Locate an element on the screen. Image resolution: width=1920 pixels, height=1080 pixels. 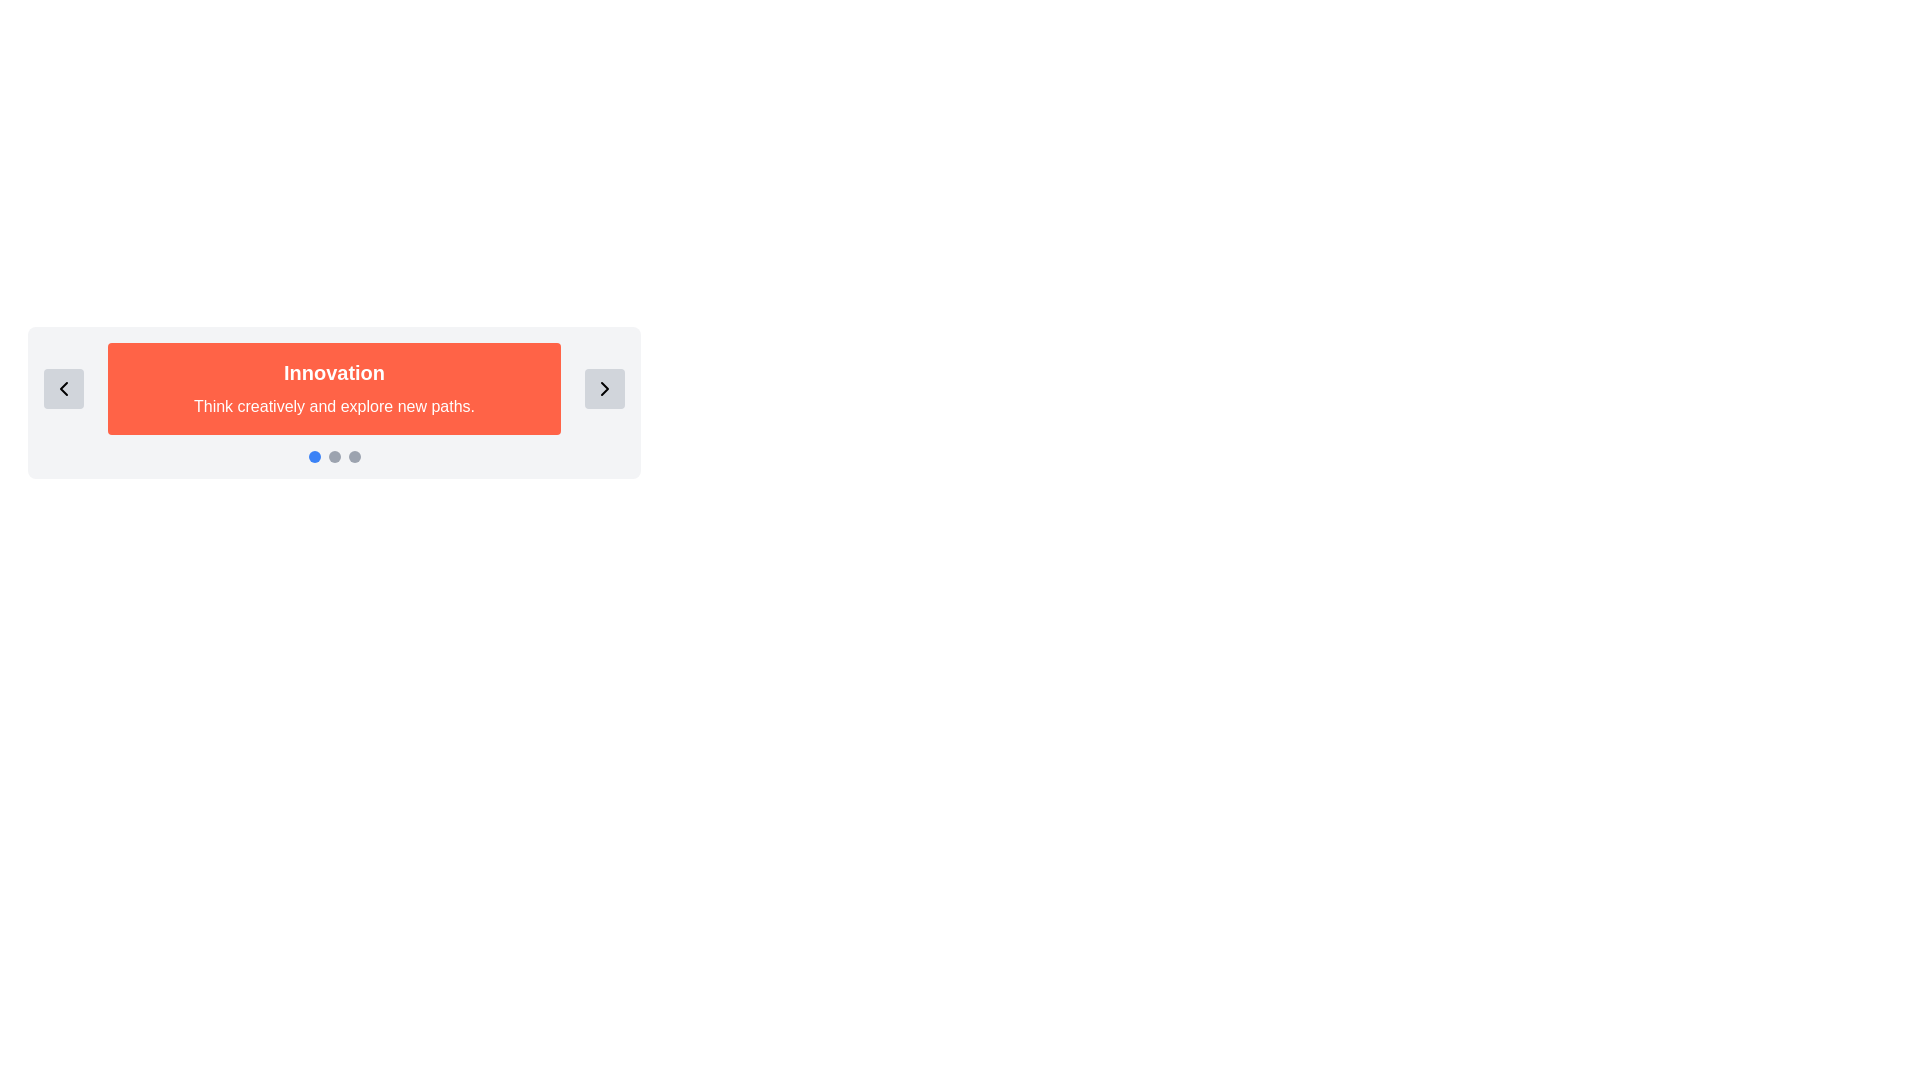
the rightmost button with a light gray background and a rightward-pointing chevron icon is located at coordinates (603, 389).